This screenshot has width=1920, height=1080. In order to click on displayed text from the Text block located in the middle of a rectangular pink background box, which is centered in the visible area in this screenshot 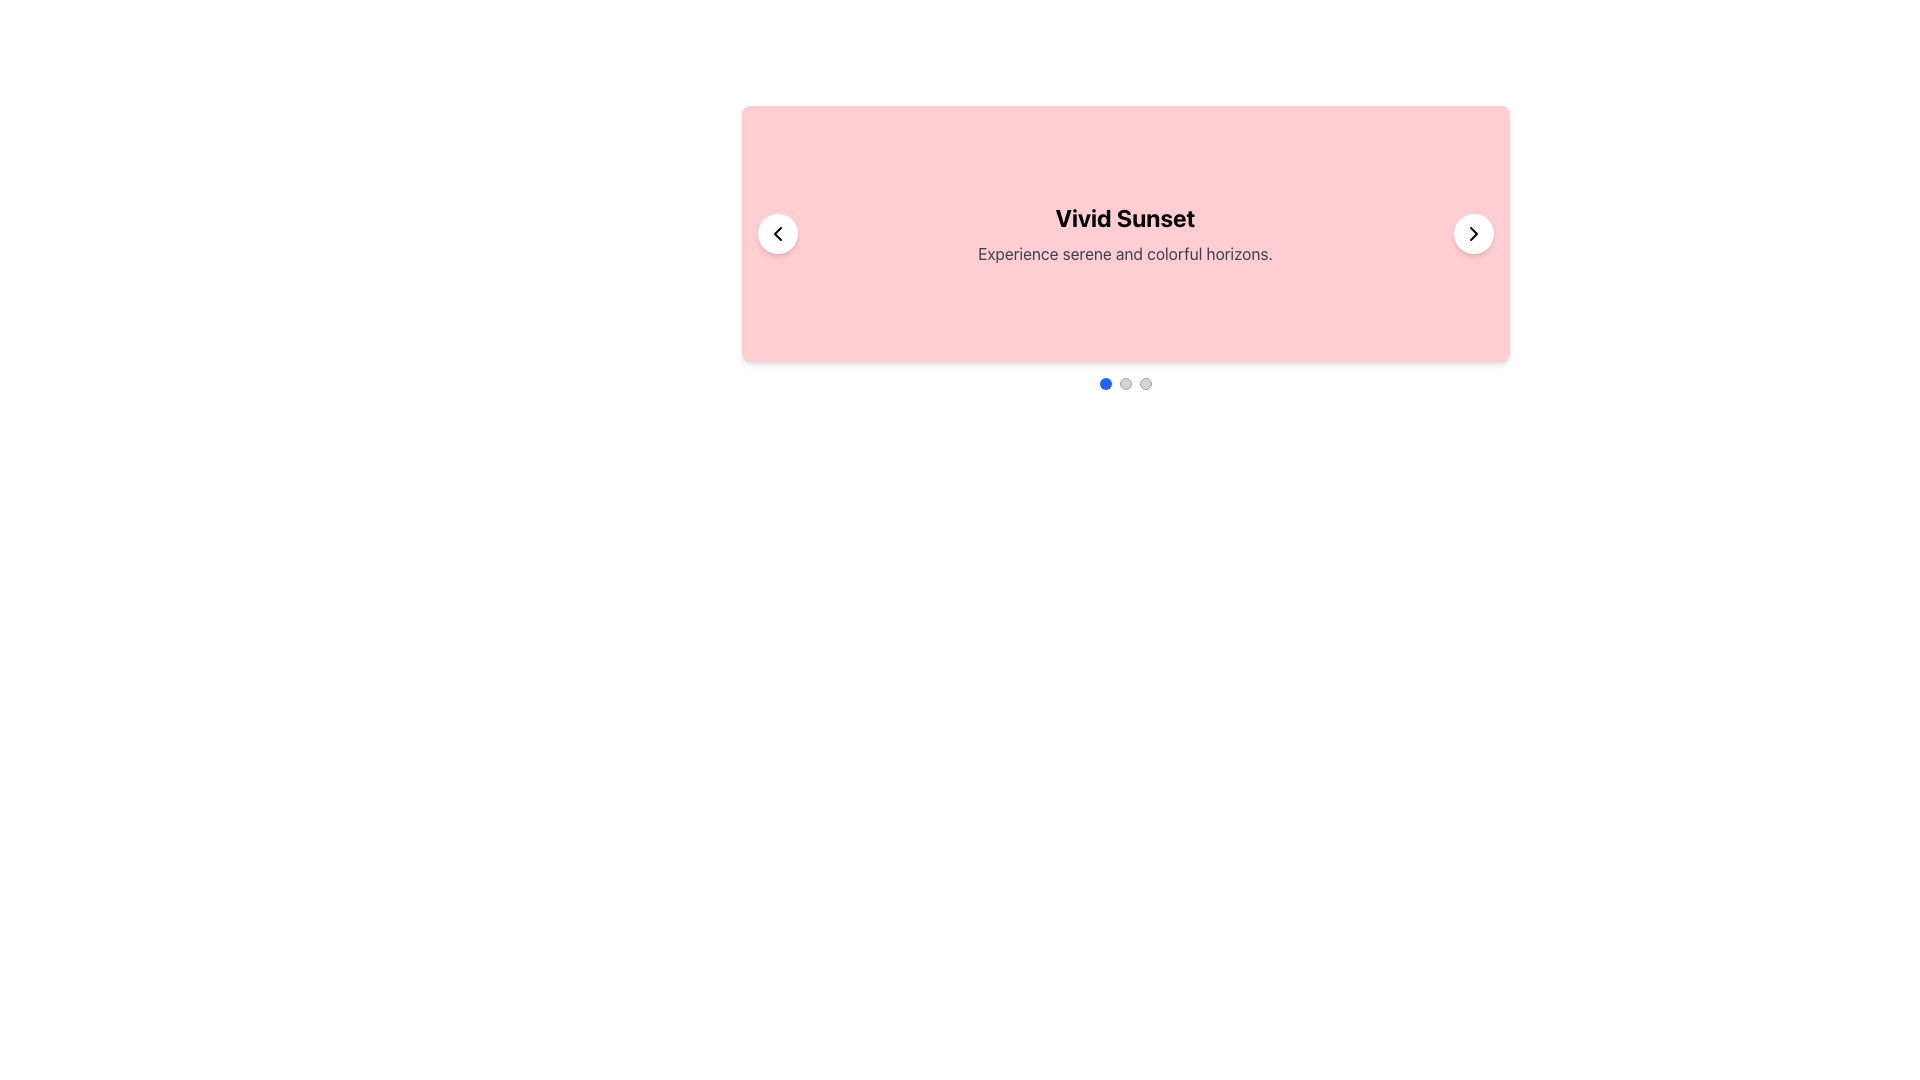, I will do `click(1125, 246)`.